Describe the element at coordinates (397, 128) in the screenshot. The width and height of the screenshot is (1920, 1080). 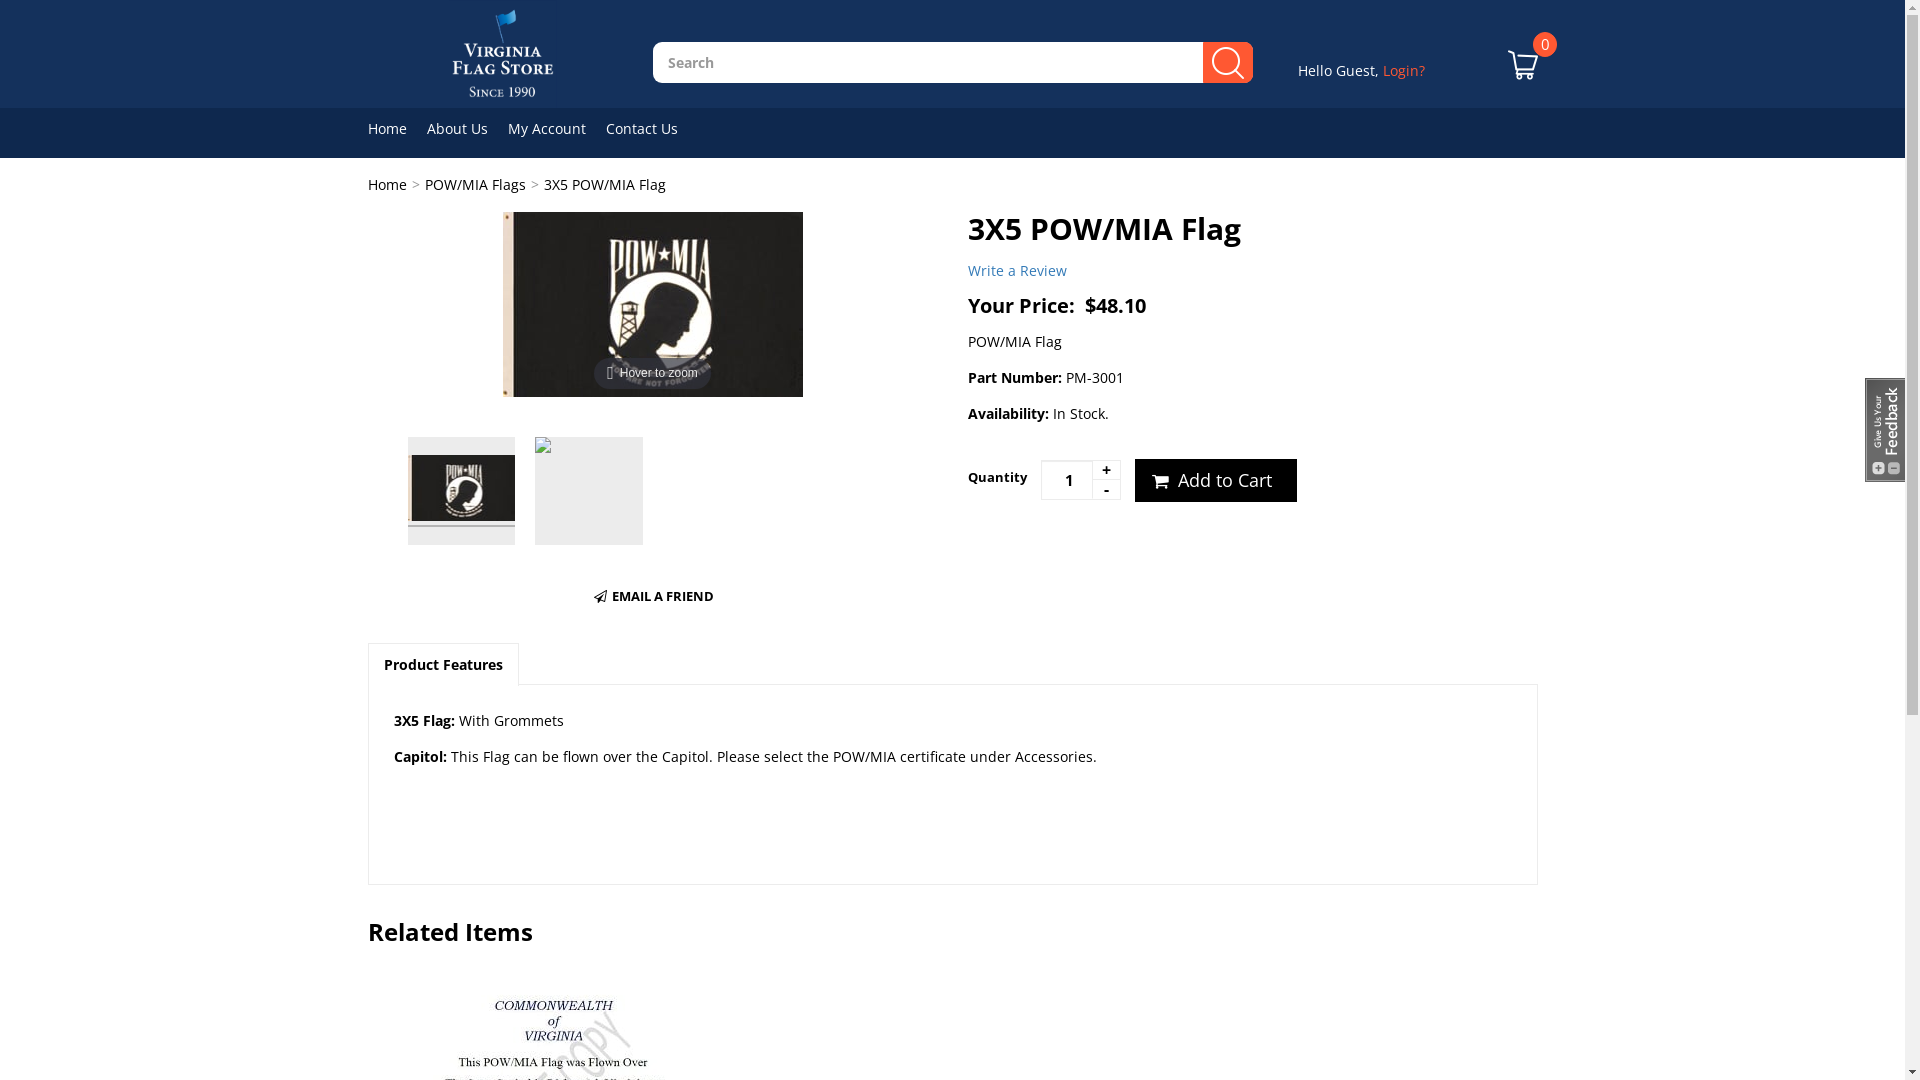
I see `'Home'` at that location.